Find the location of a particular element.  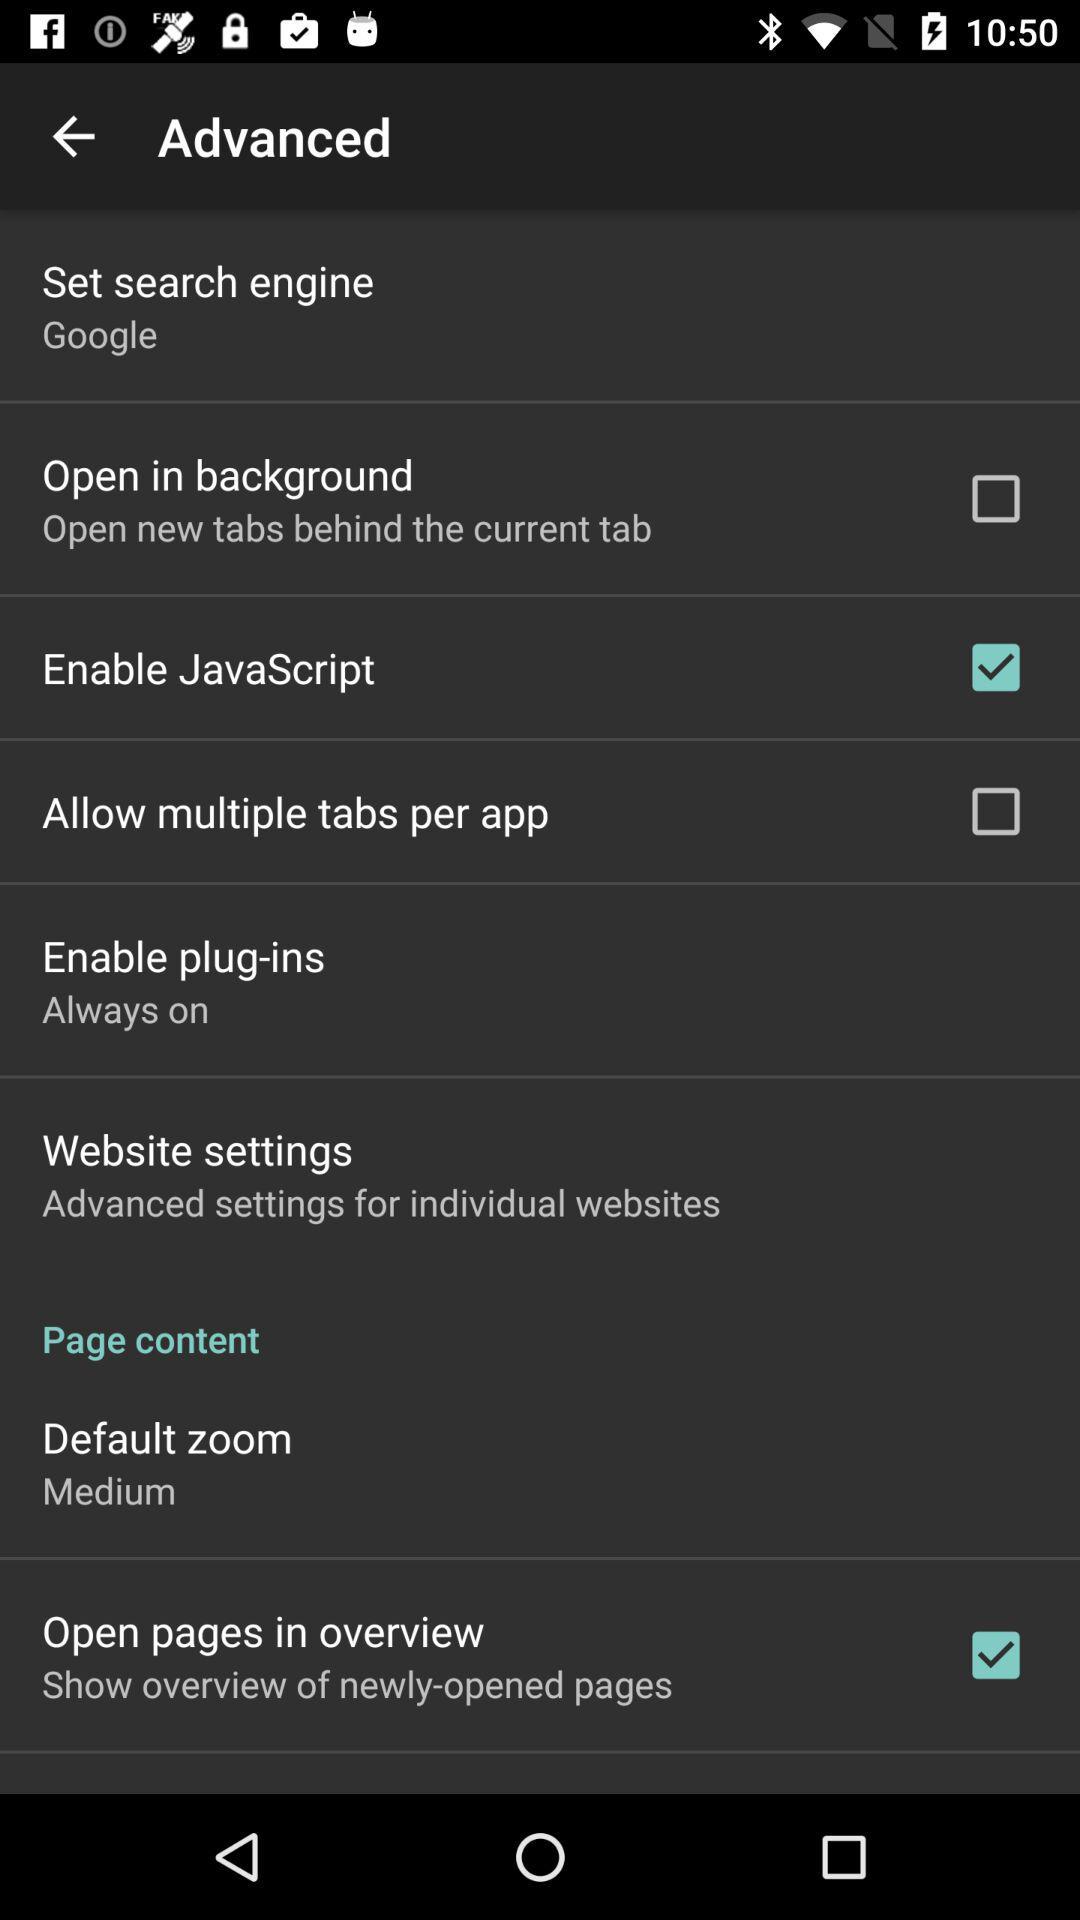

advanced settings for icon is located at coordinates (381, 1201).